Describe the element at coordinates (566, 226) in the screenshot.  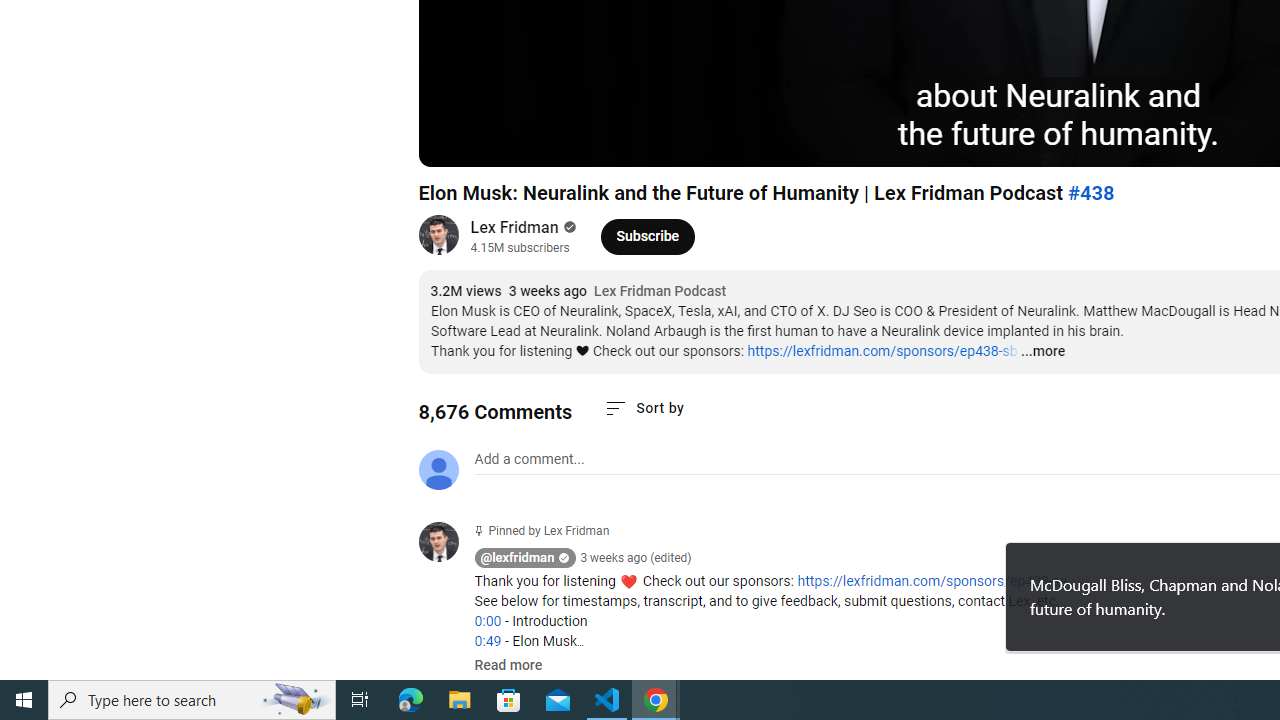
I see `'Verified'` at that location.